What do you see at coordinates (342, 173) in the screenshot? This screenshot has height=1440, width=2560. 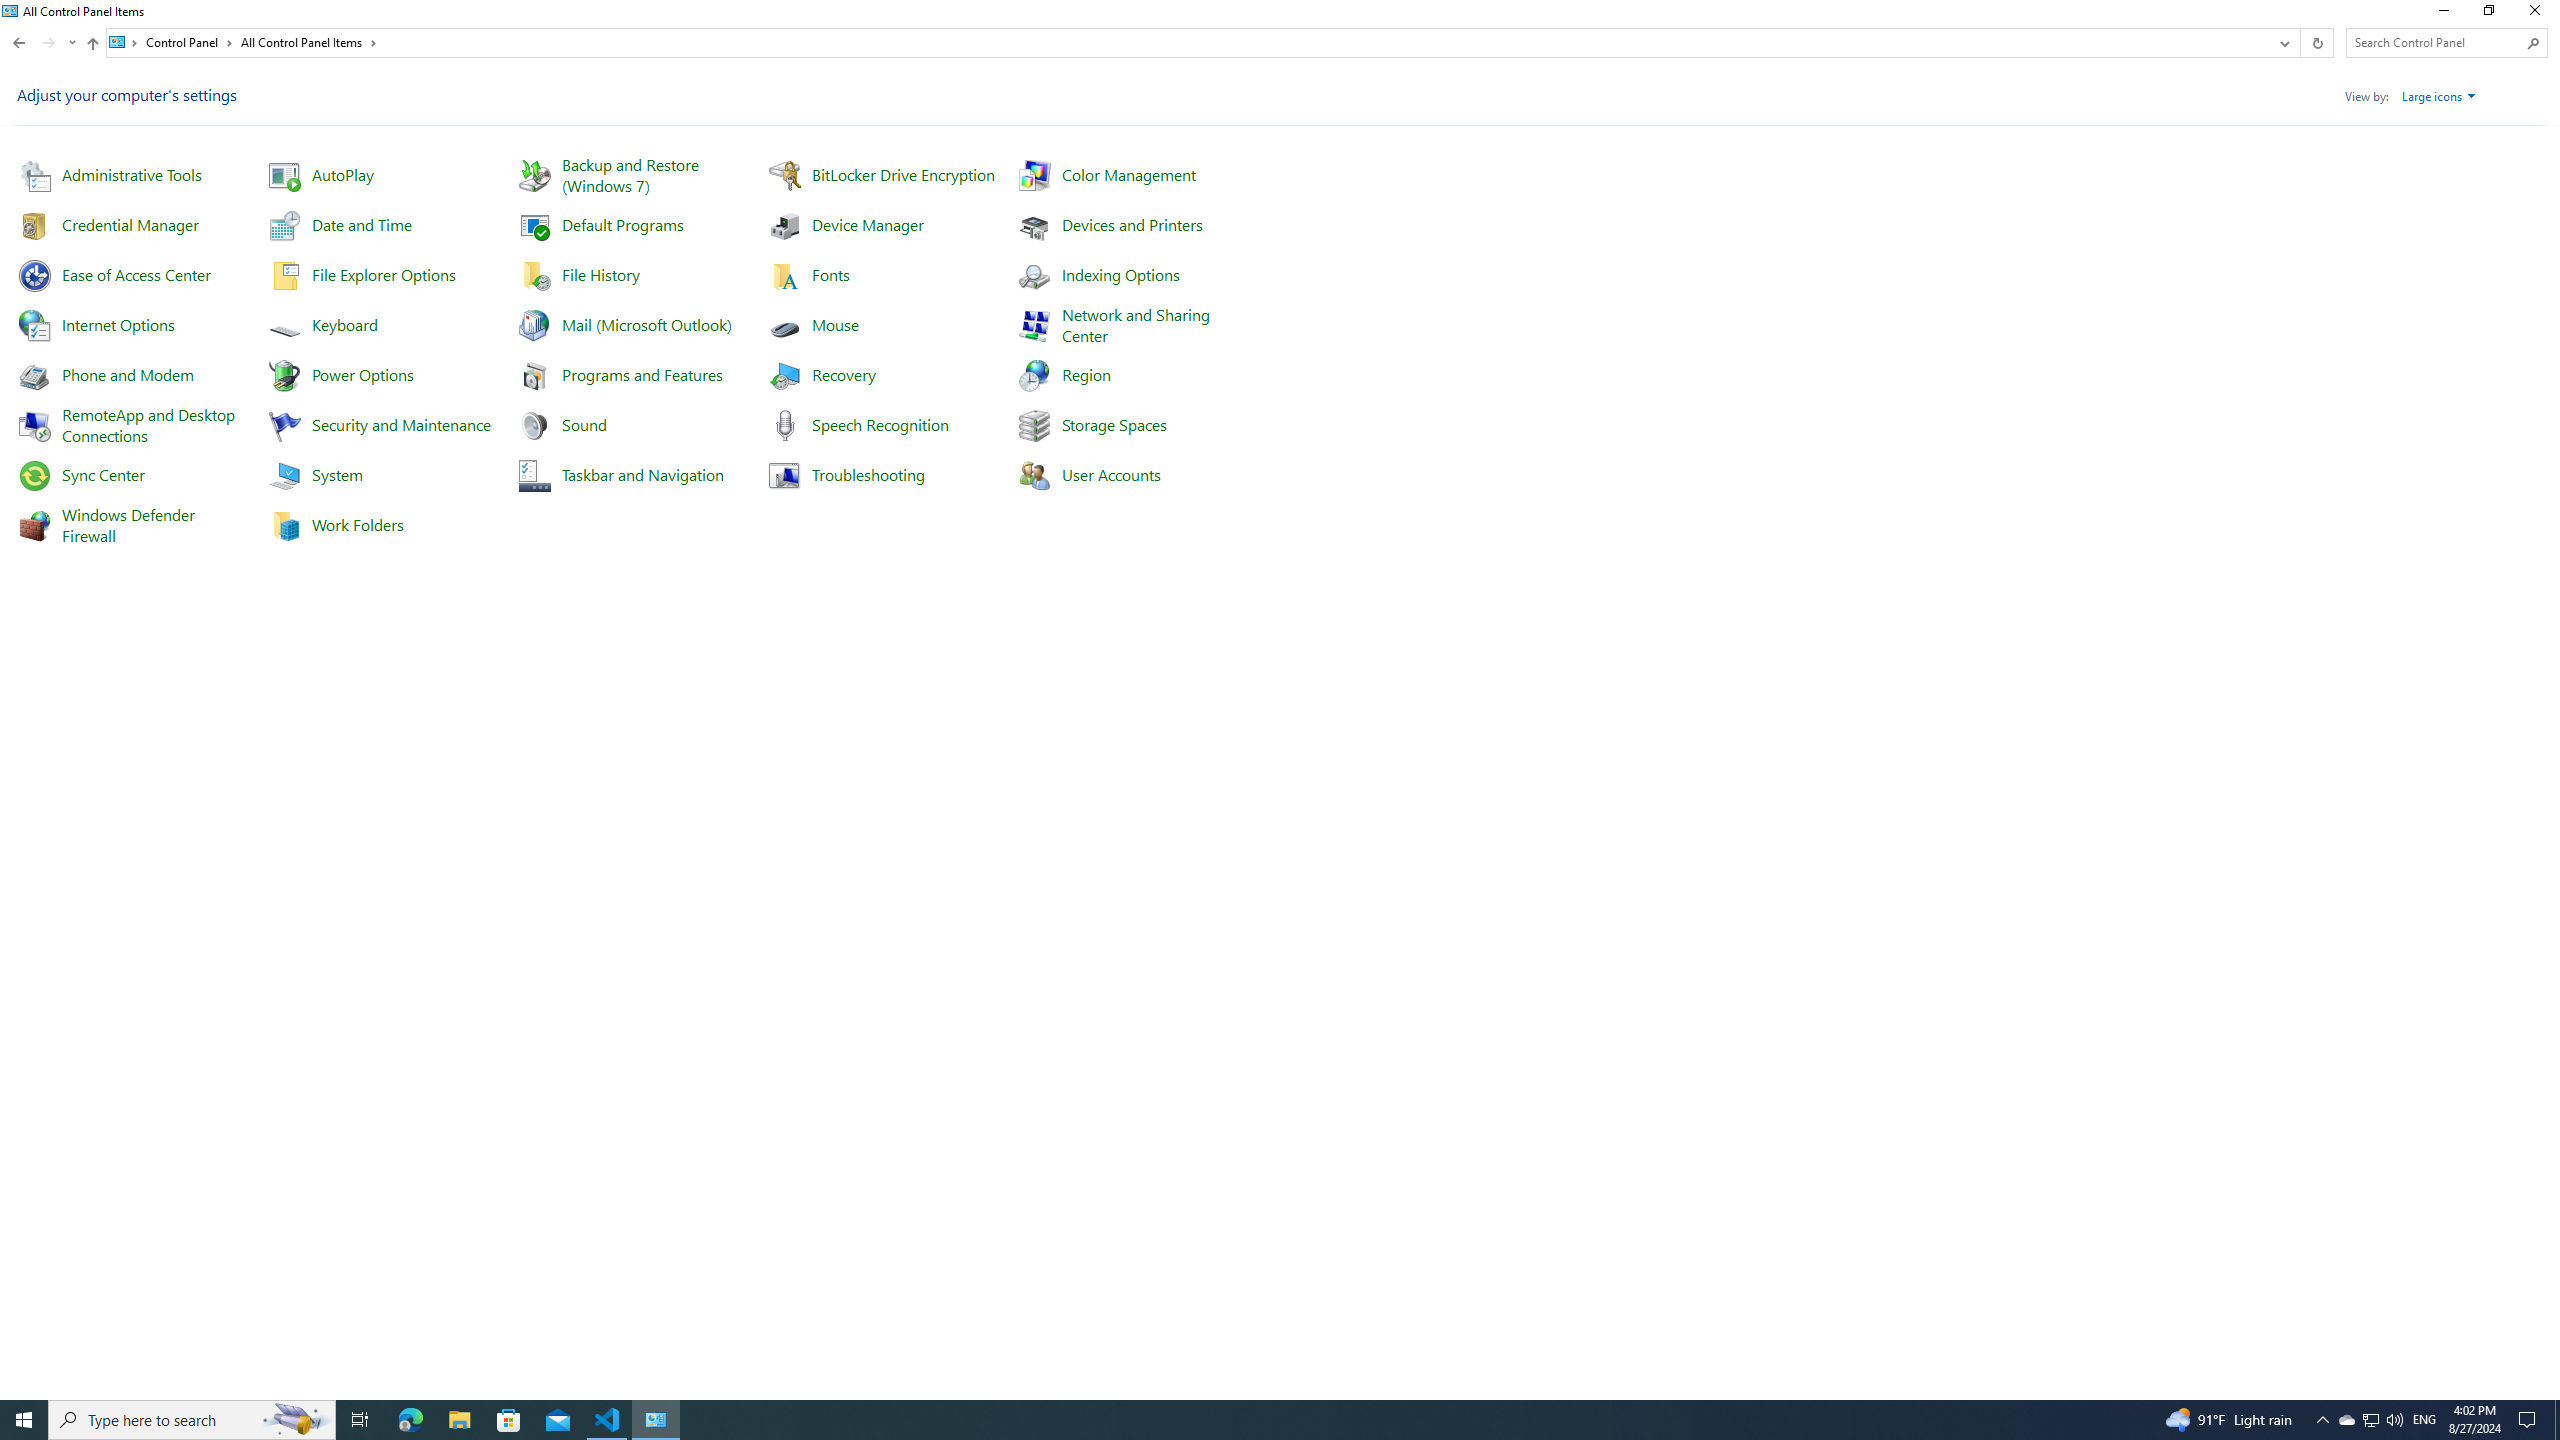 I see `'AutoPlay'` at bounding box center [342, 173].